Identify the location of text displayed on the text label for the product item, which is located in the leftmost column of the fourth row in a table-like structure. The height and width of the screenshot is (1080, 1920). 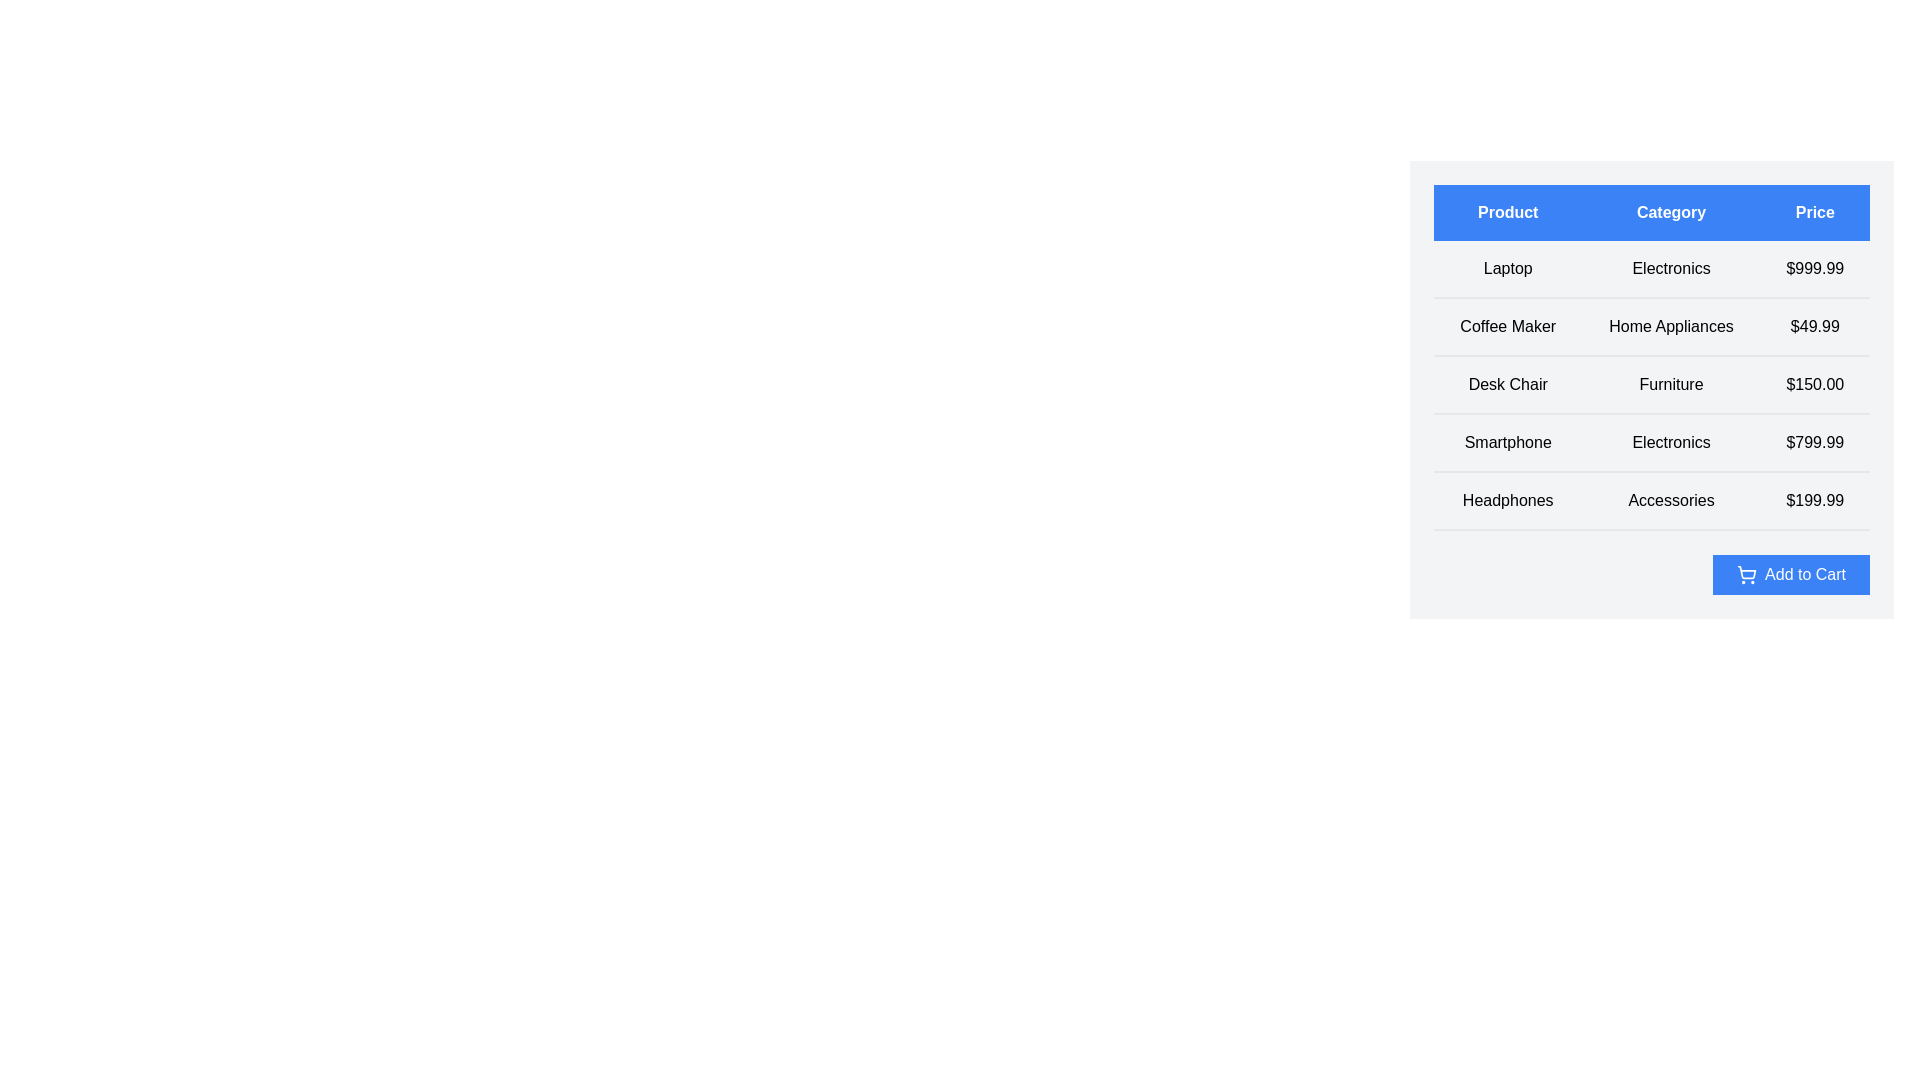
(1508, 442).